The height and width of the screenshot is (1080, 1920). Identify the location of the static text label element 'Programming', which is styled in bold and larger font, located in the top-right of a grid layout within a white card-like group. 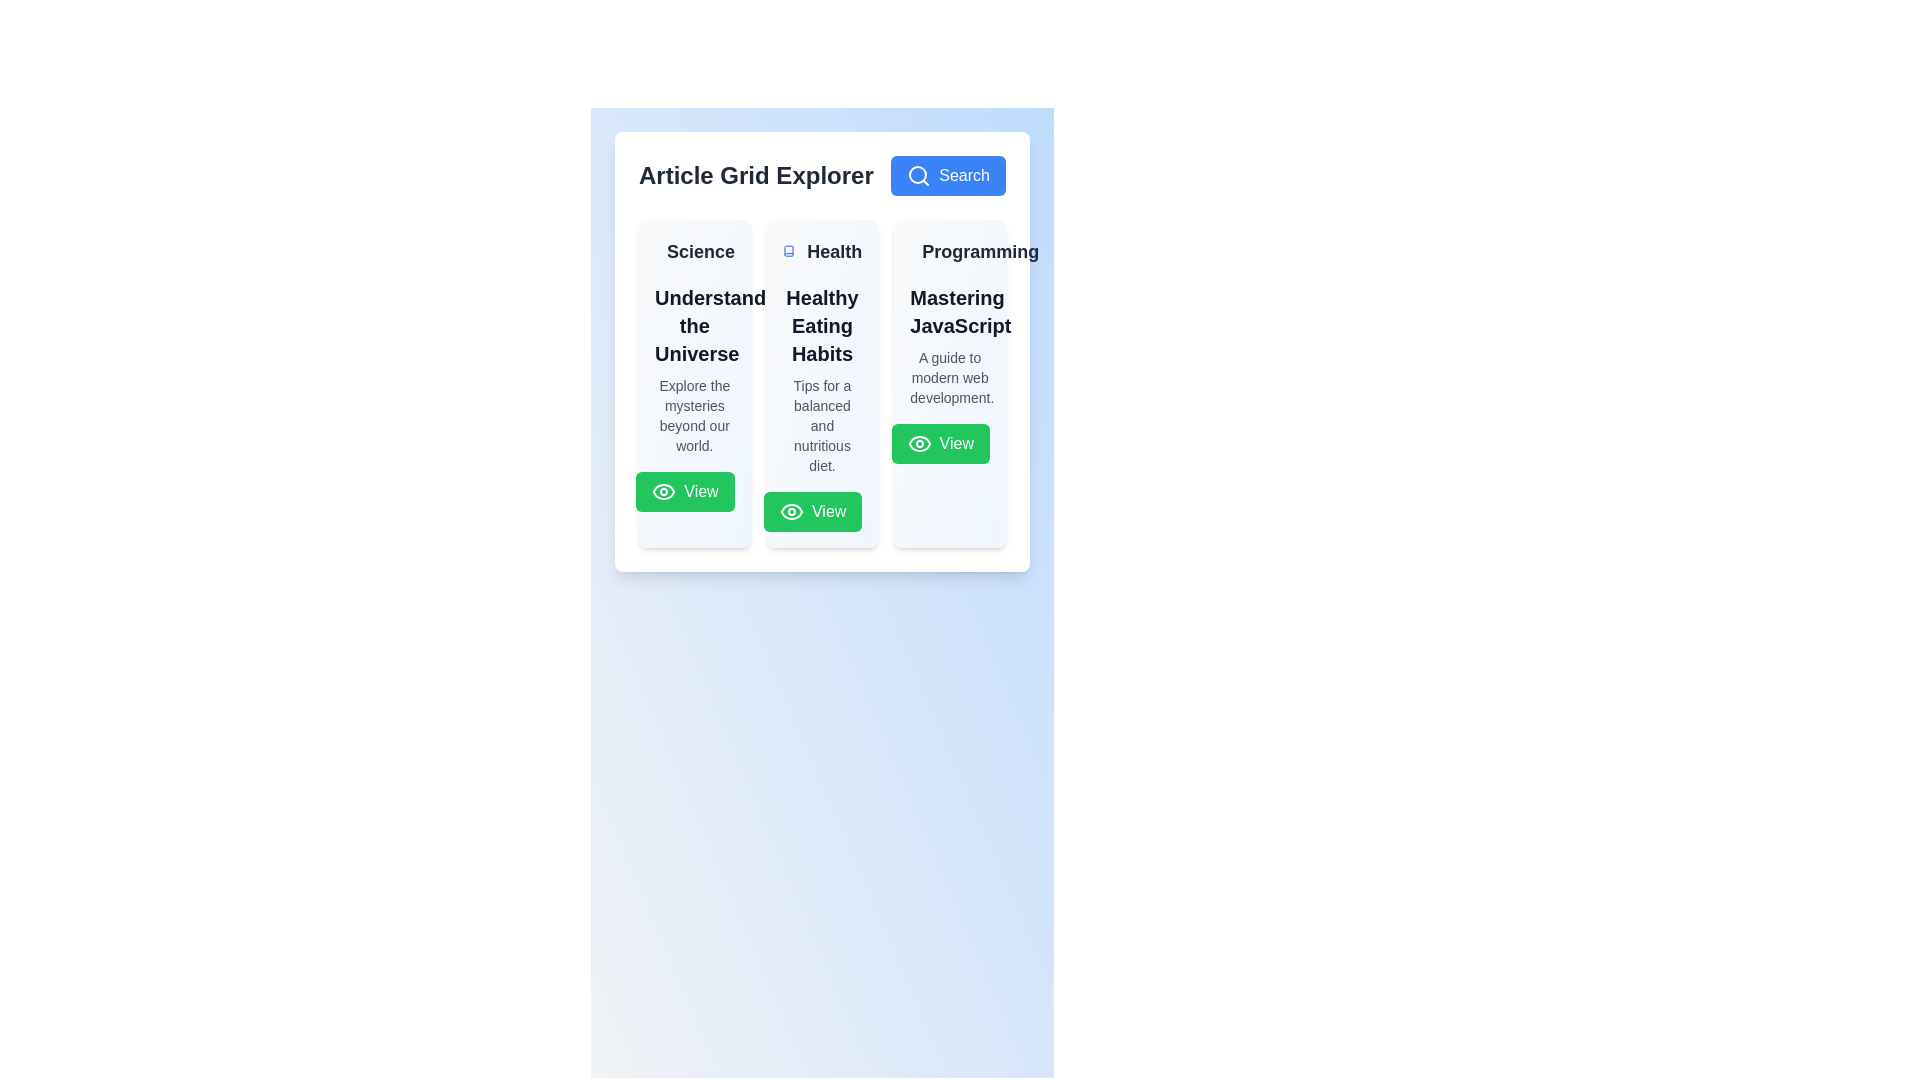
(980, 250).